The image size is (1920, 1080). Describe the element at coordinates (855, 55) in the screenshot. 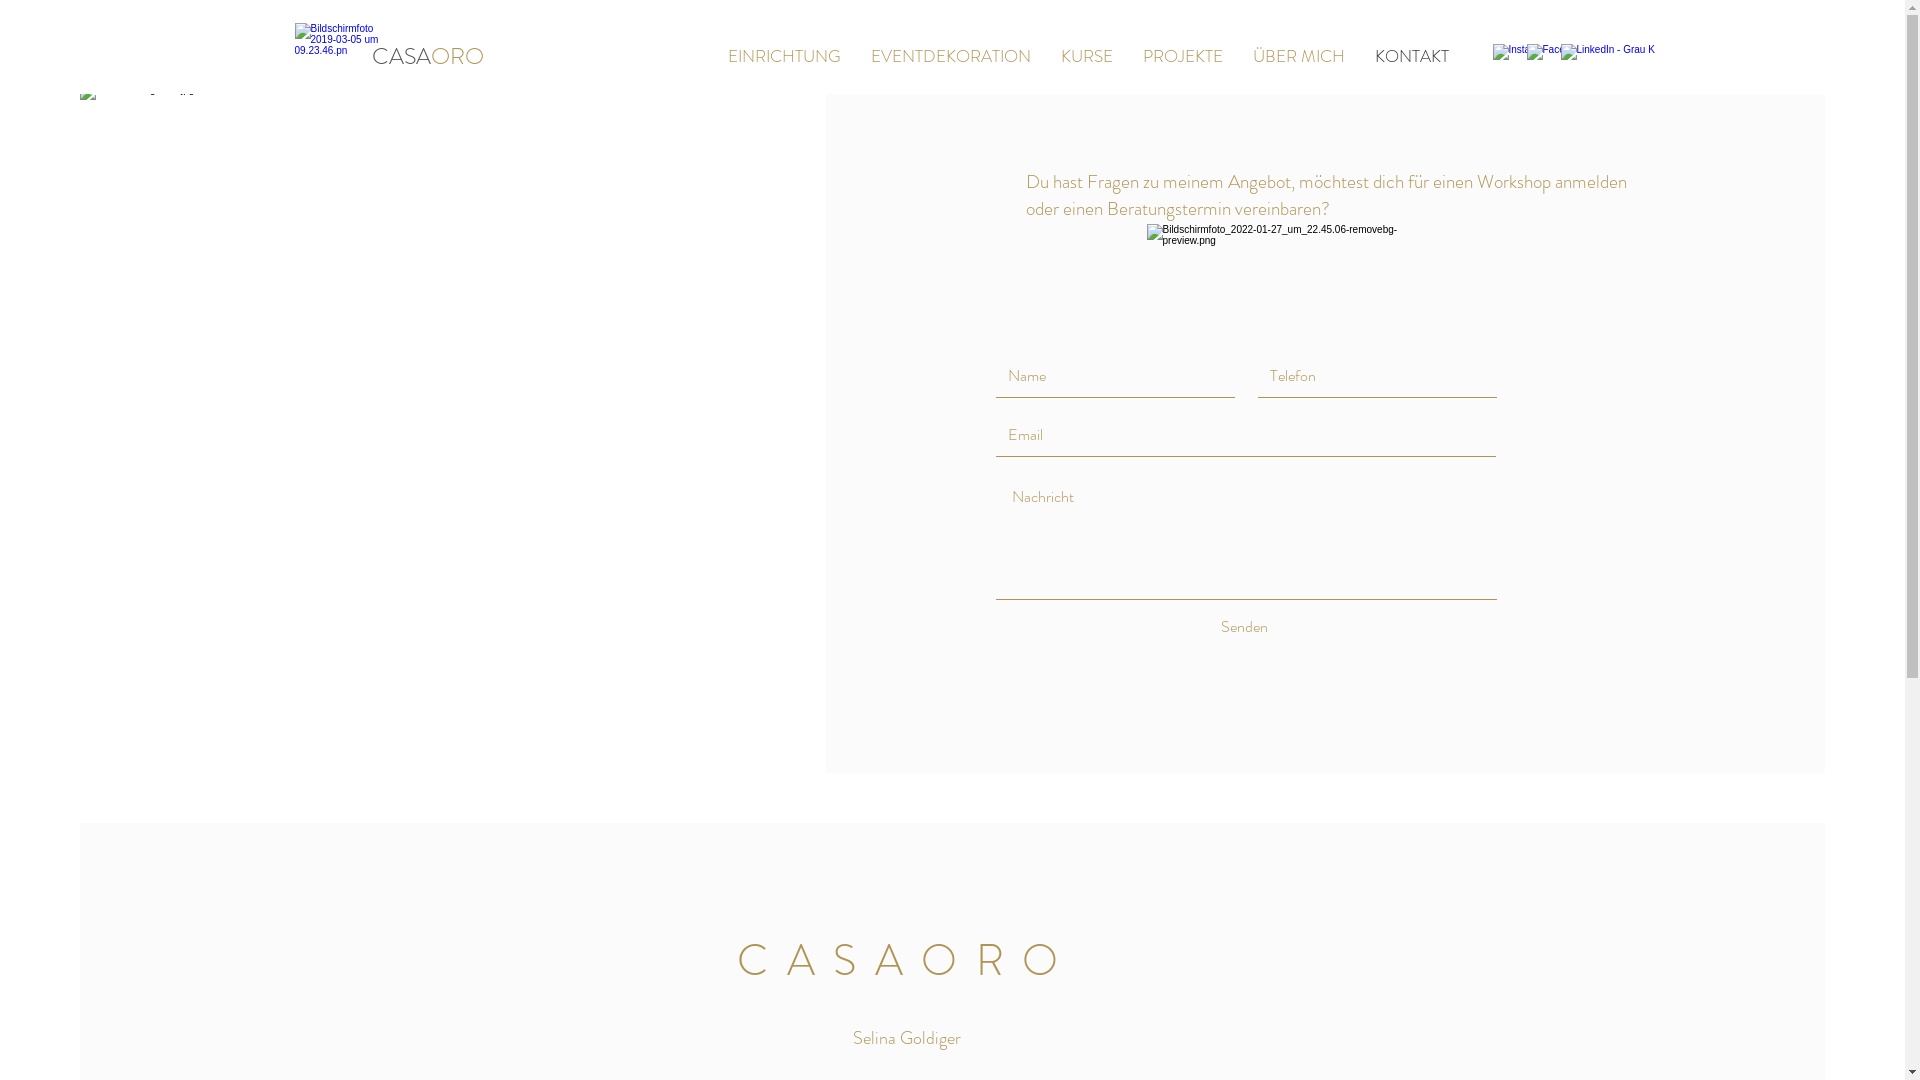

I see `'EVENTDEKORATION'` at that location.